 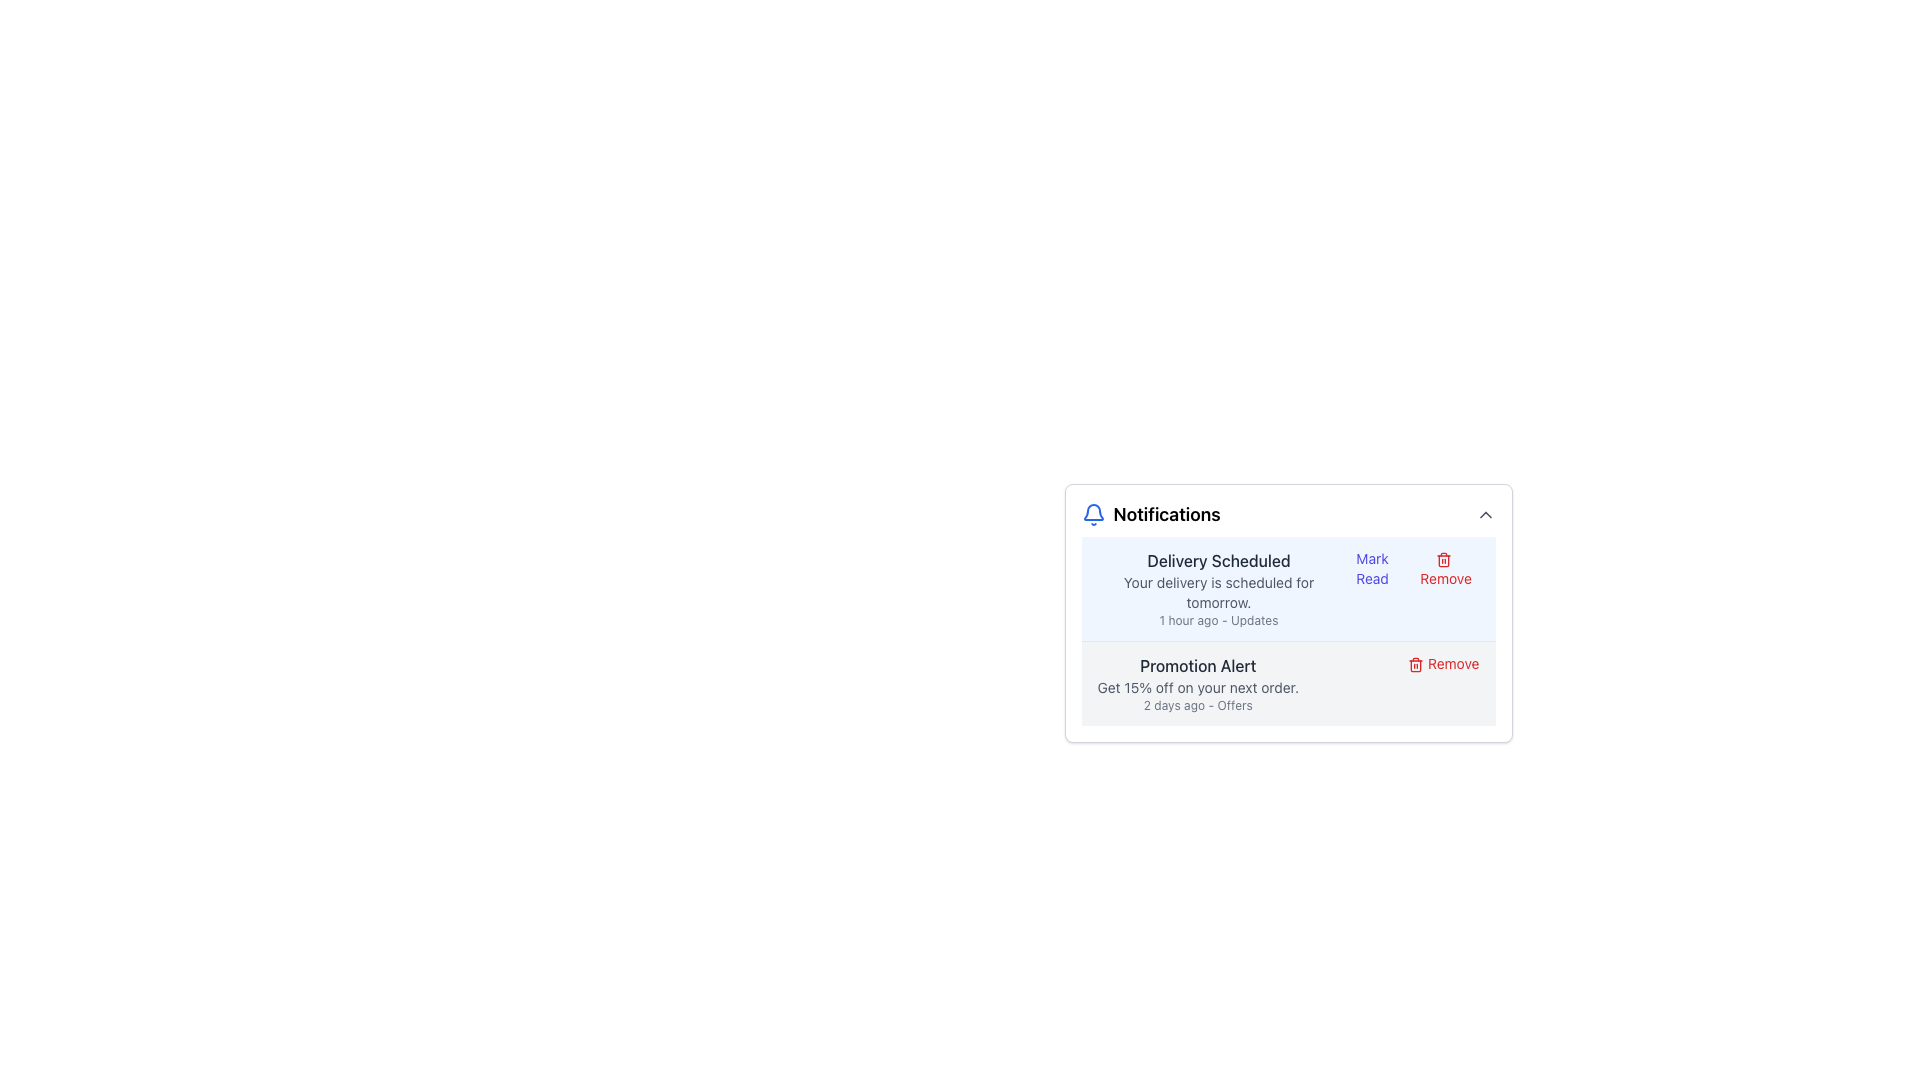 I want to click on text from the 'Promotion Alert' notification box, which contains the title, subtitle, and timestamp information, so click(x=1198, y=682).